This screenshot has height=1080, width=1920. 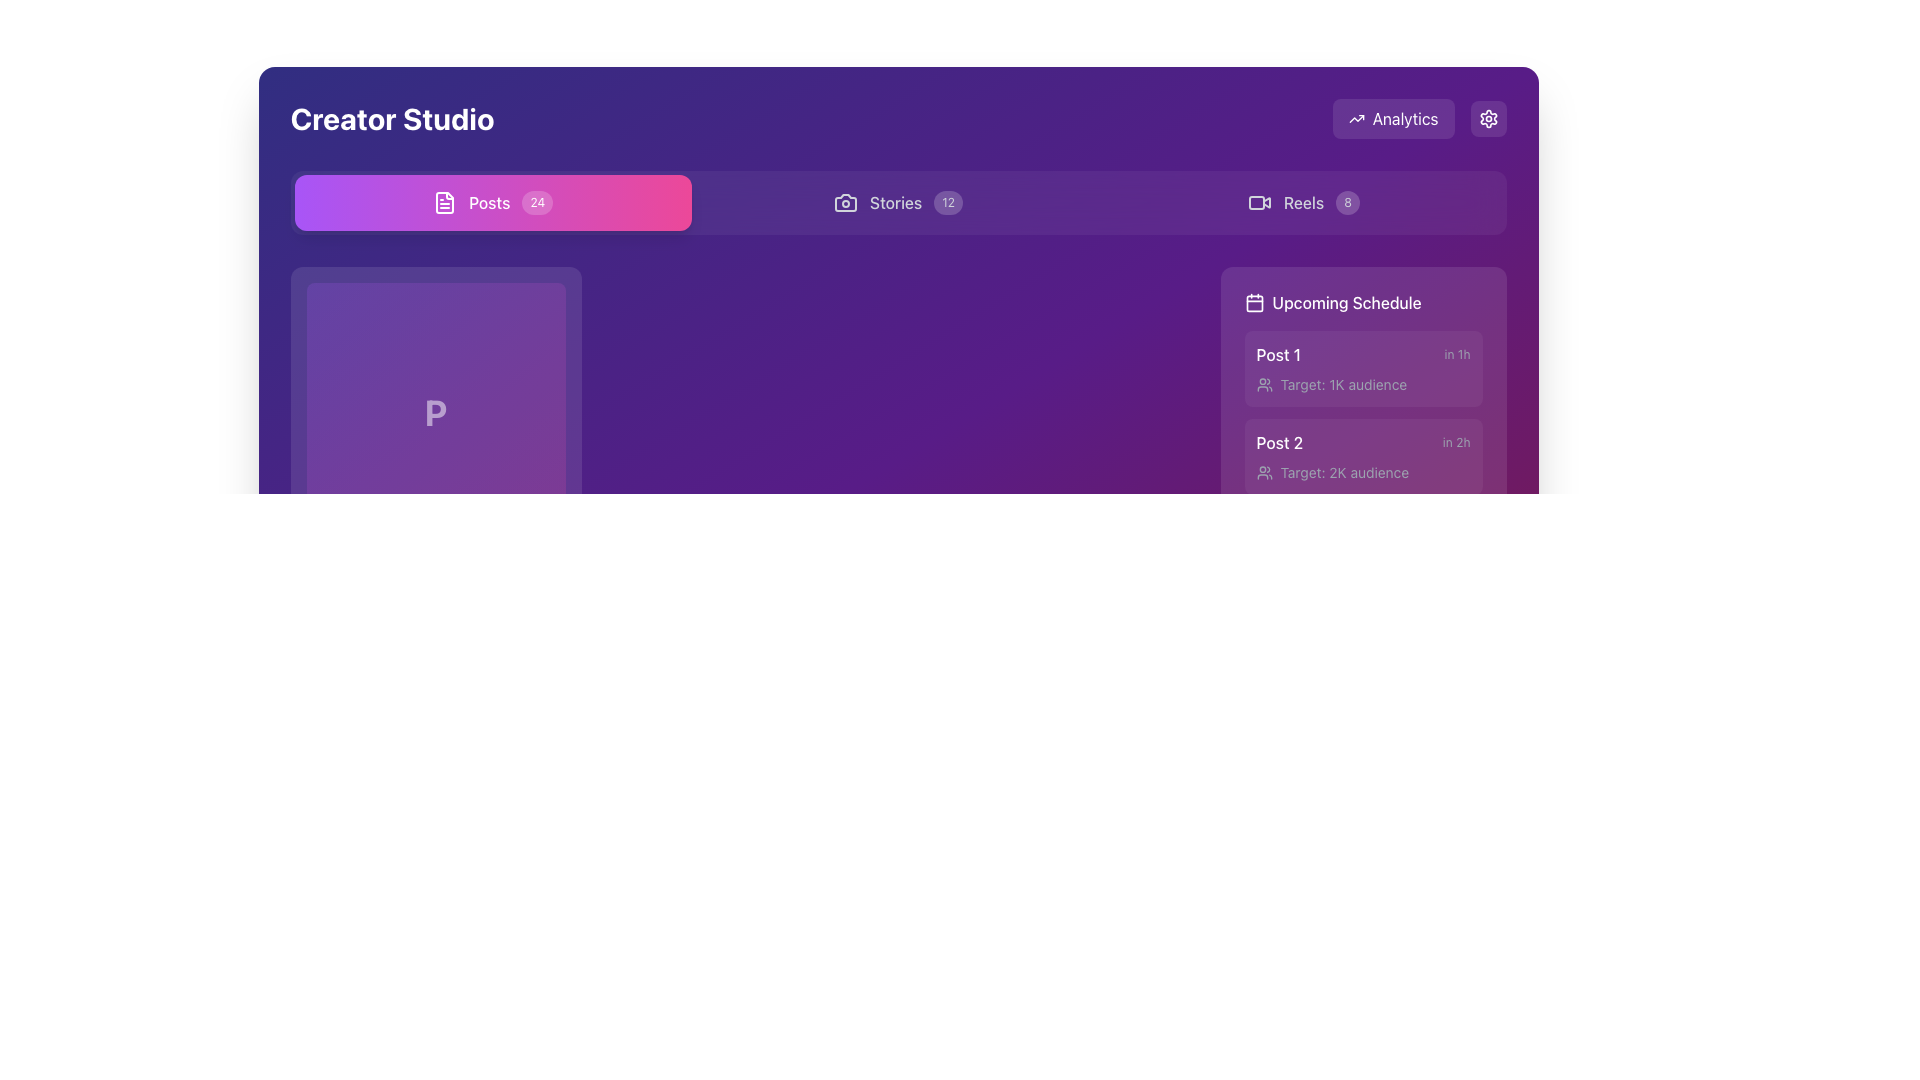 What do you see at coordinates (1278, 442) in the screenshot?
I see `the static text label displaying the title of the scheduled post in the Upcoming Schedule section` at bounding box center [1278, 442].